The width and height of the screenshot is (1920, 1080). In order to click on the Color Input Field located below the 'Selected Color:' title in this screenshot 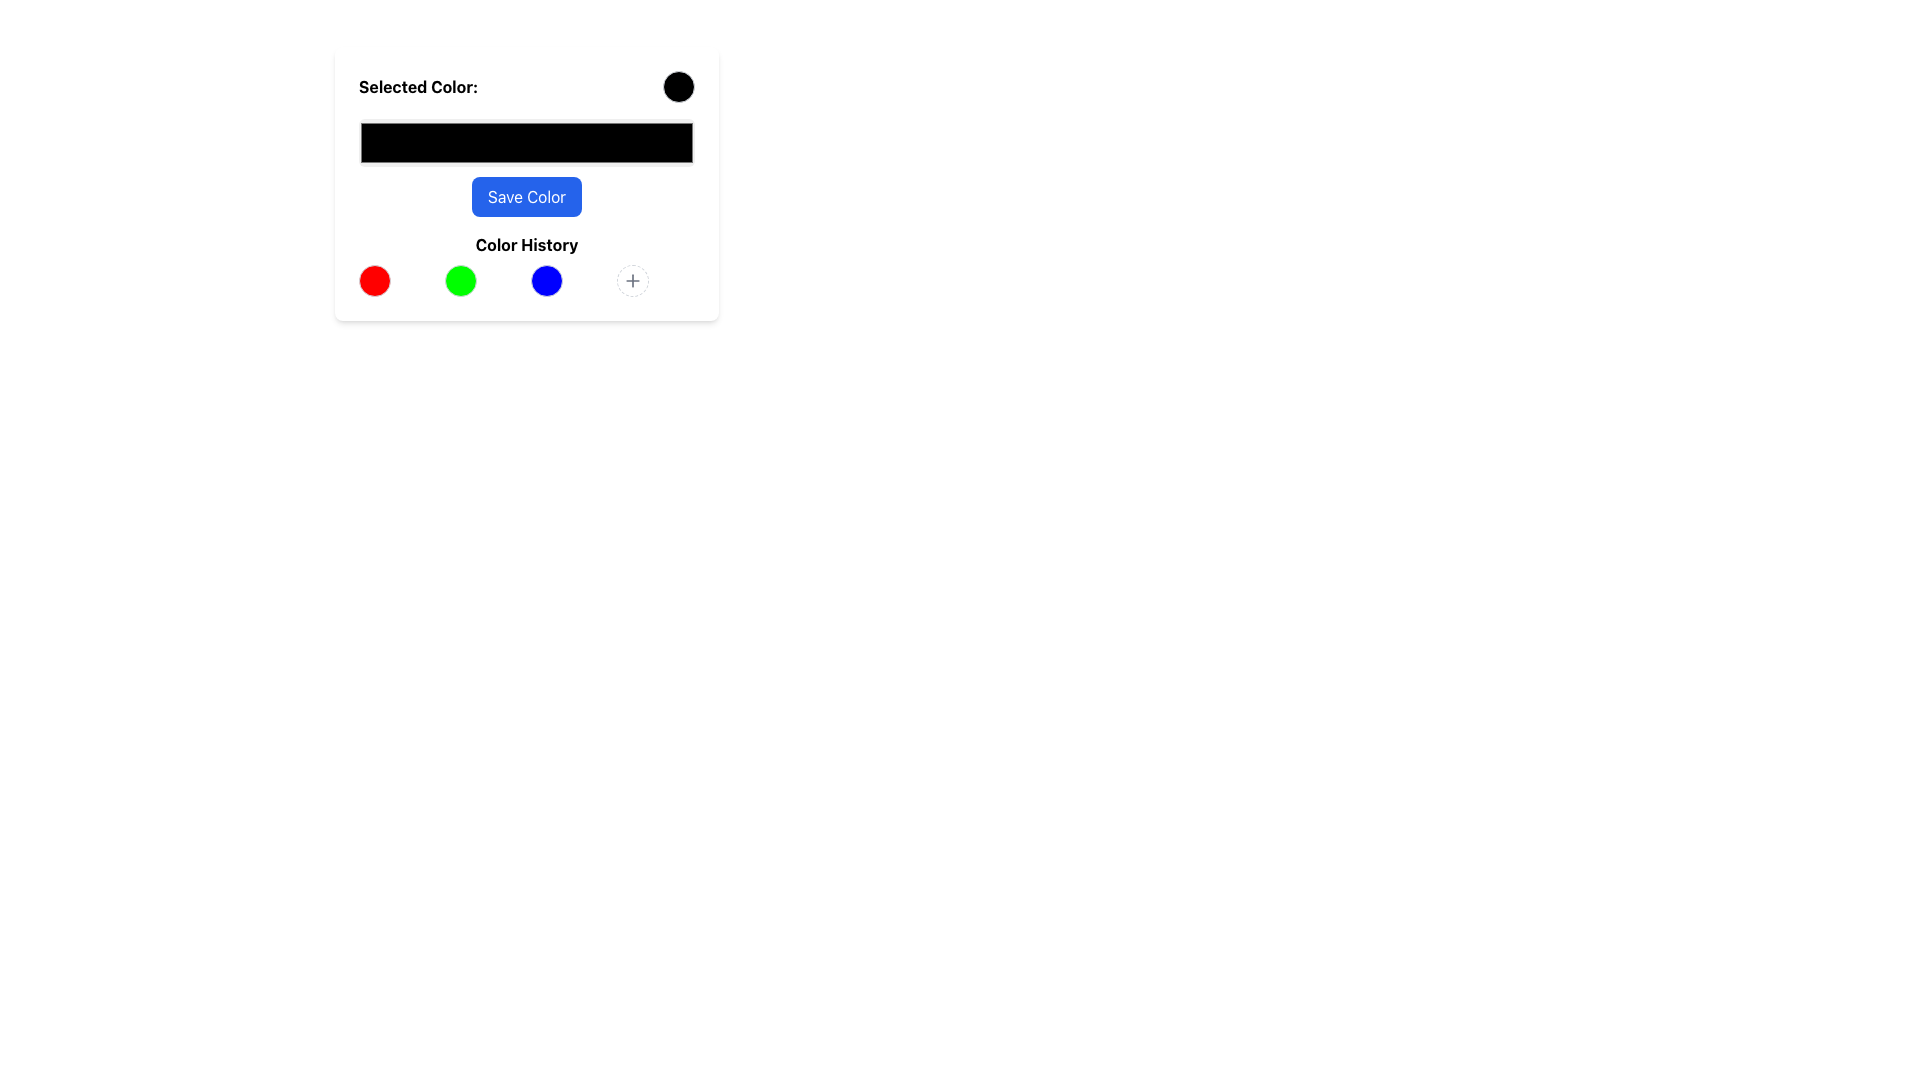, I will do `click(527, 167)`.